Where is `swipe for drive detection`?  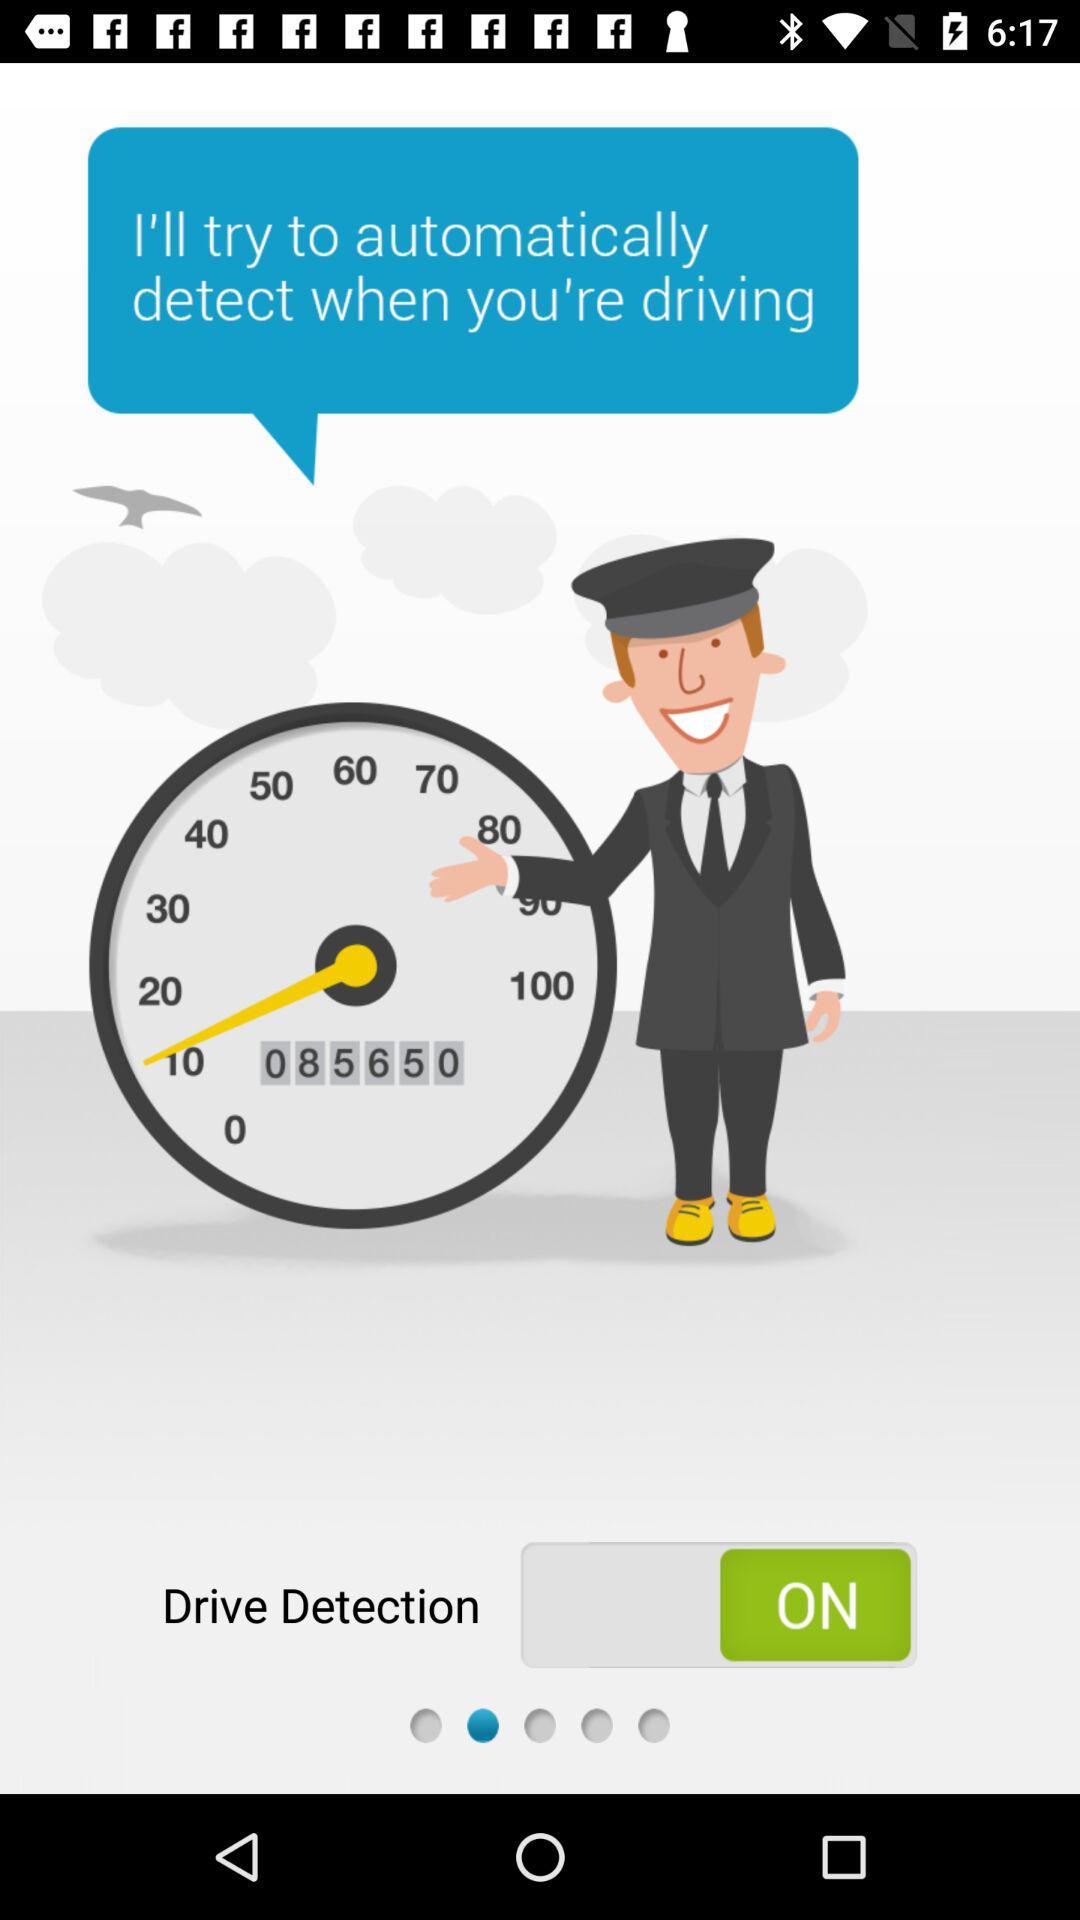
swipe for drive detection is located at coordinates (717, 1604).